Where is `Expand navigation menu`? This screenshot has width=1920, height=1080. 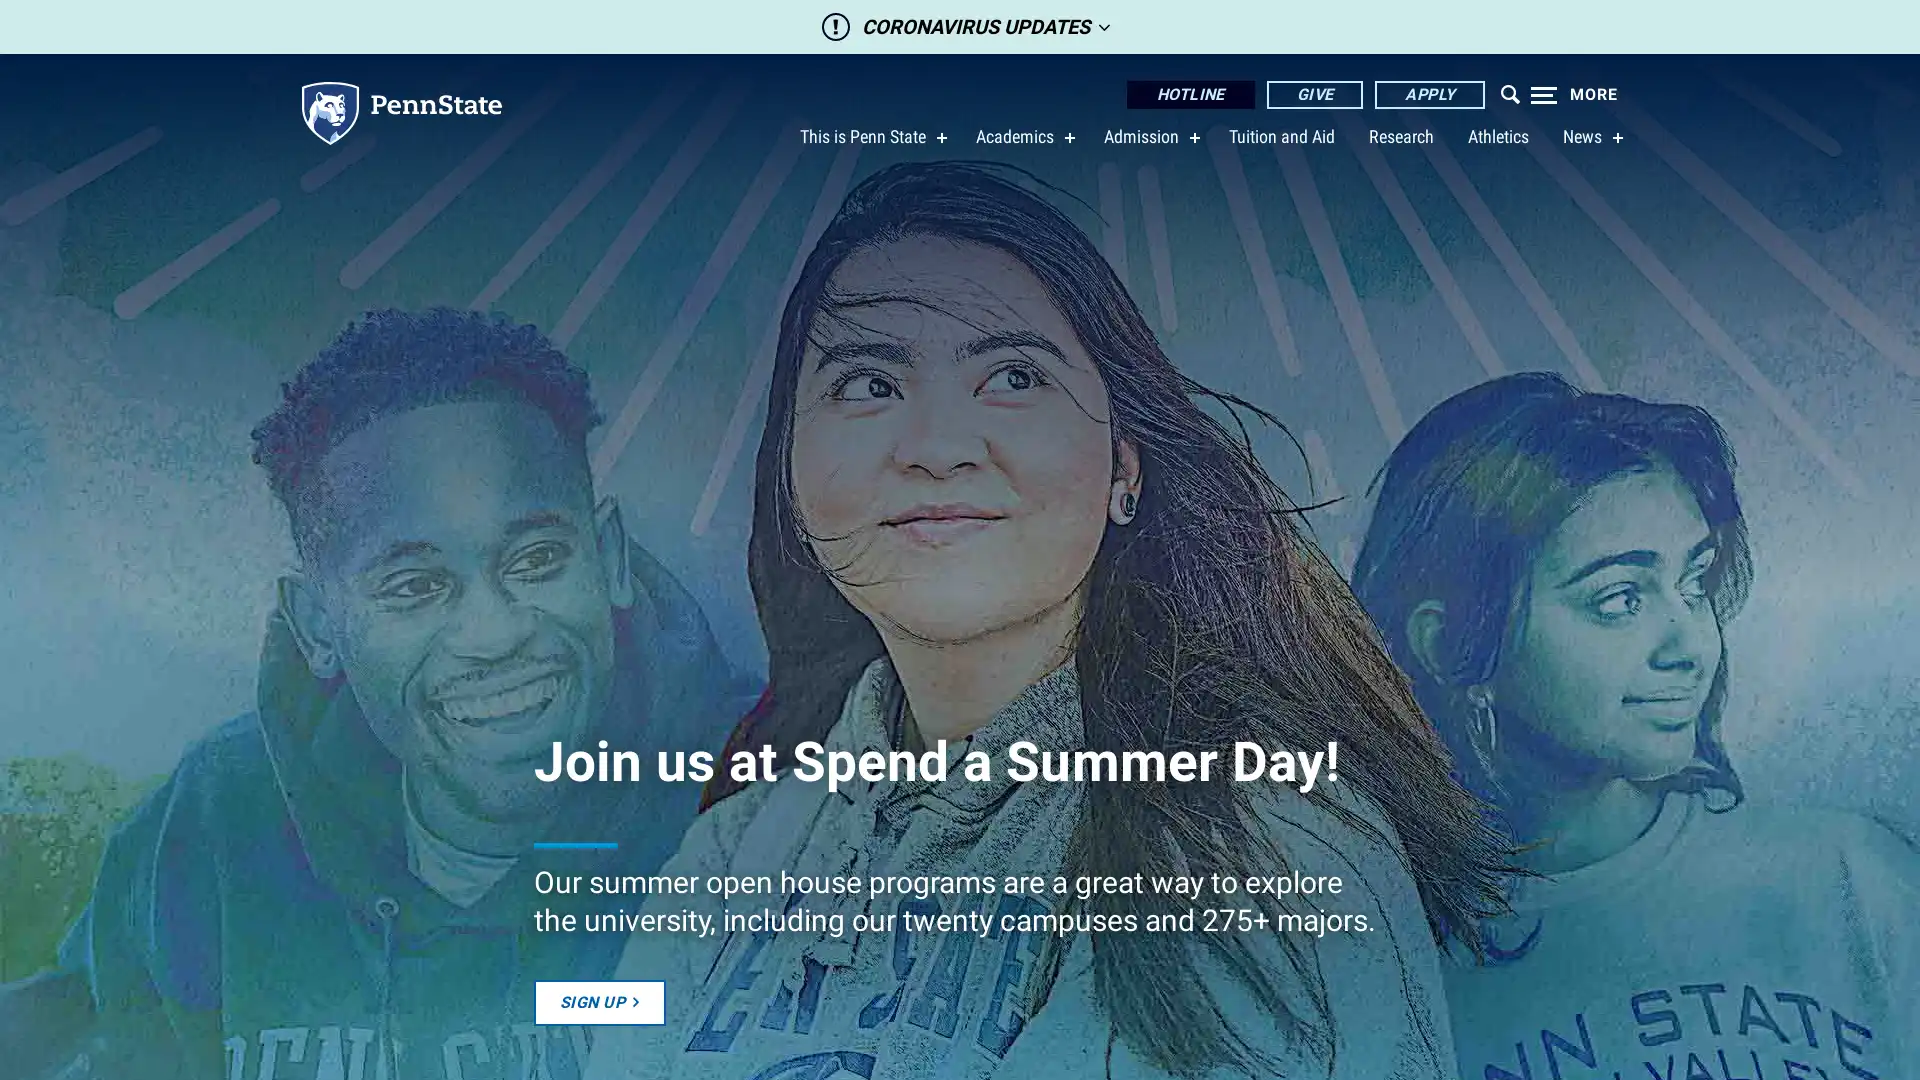 Expand navigation menu is located at coordinates (1573, 94).